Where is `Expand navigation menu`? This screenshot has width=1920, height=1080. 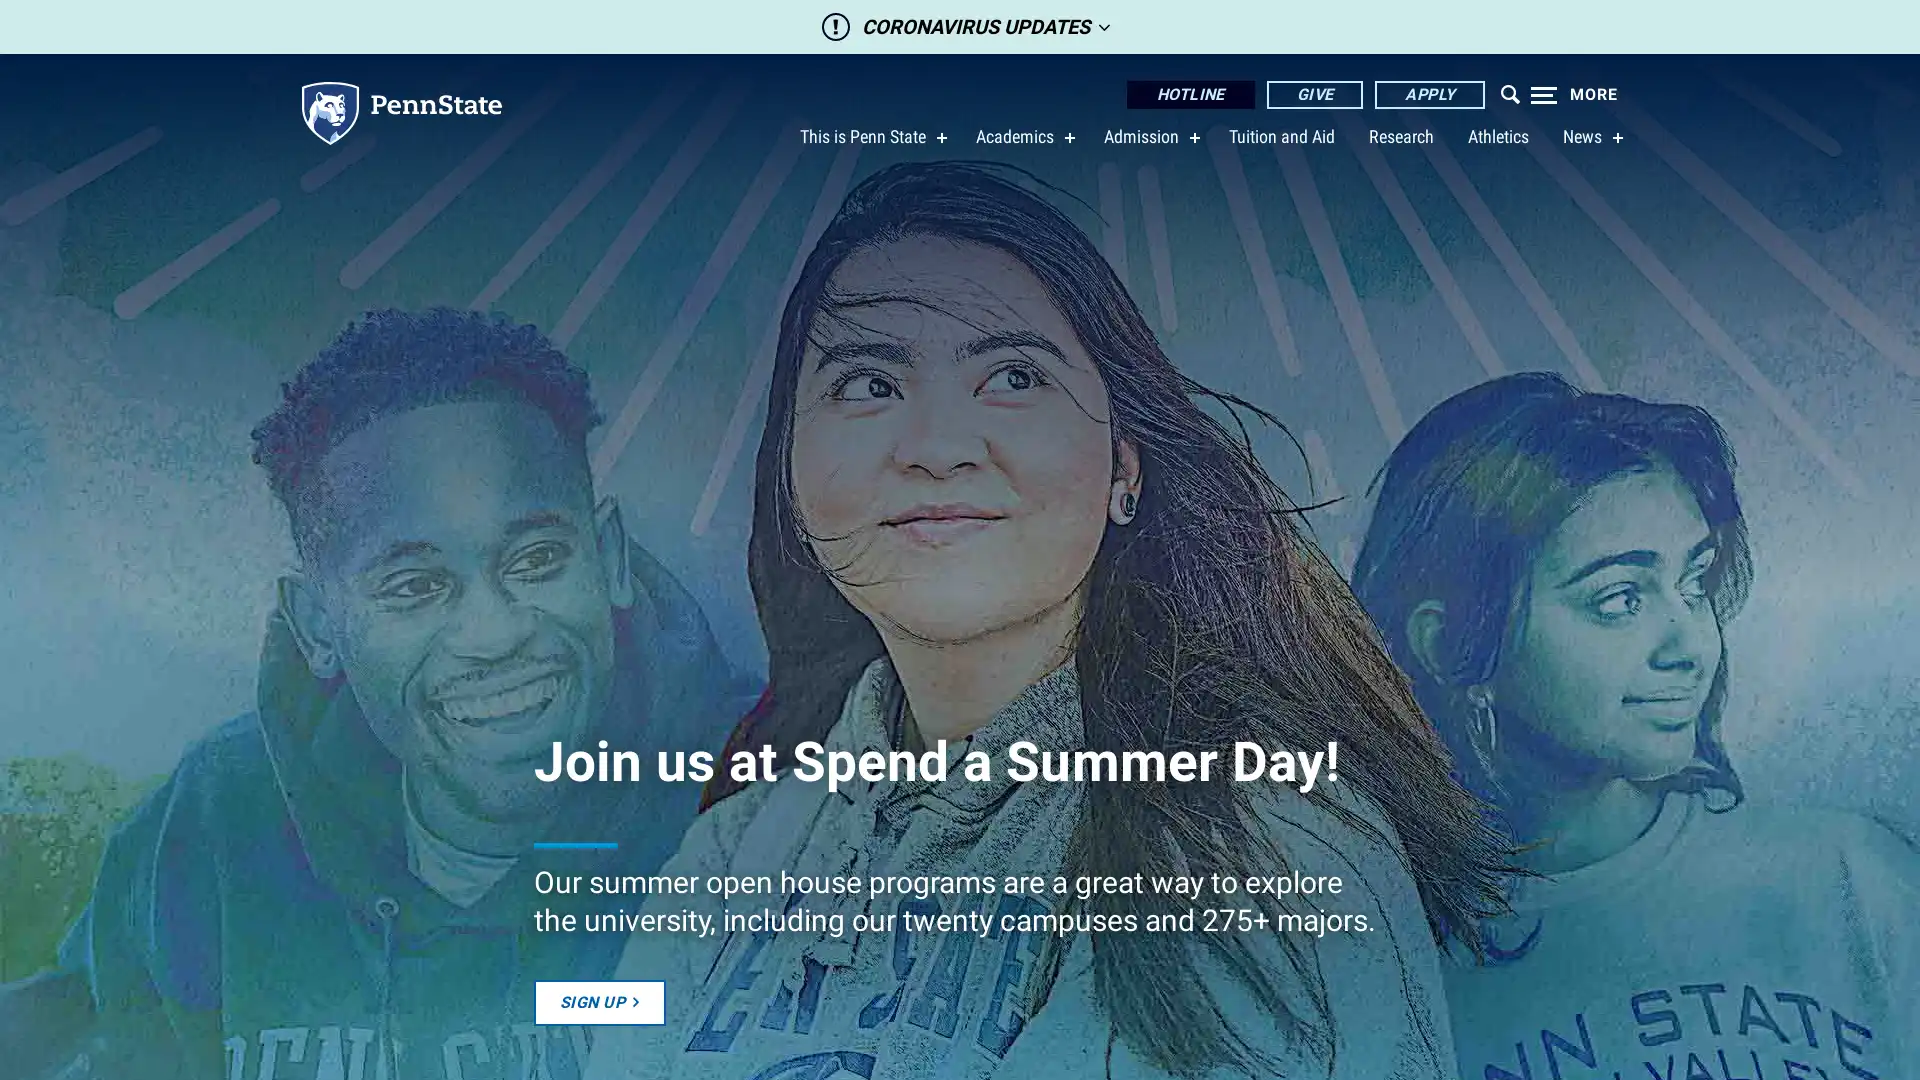 Expand navigation menu is located at coordinates (1573, 94).